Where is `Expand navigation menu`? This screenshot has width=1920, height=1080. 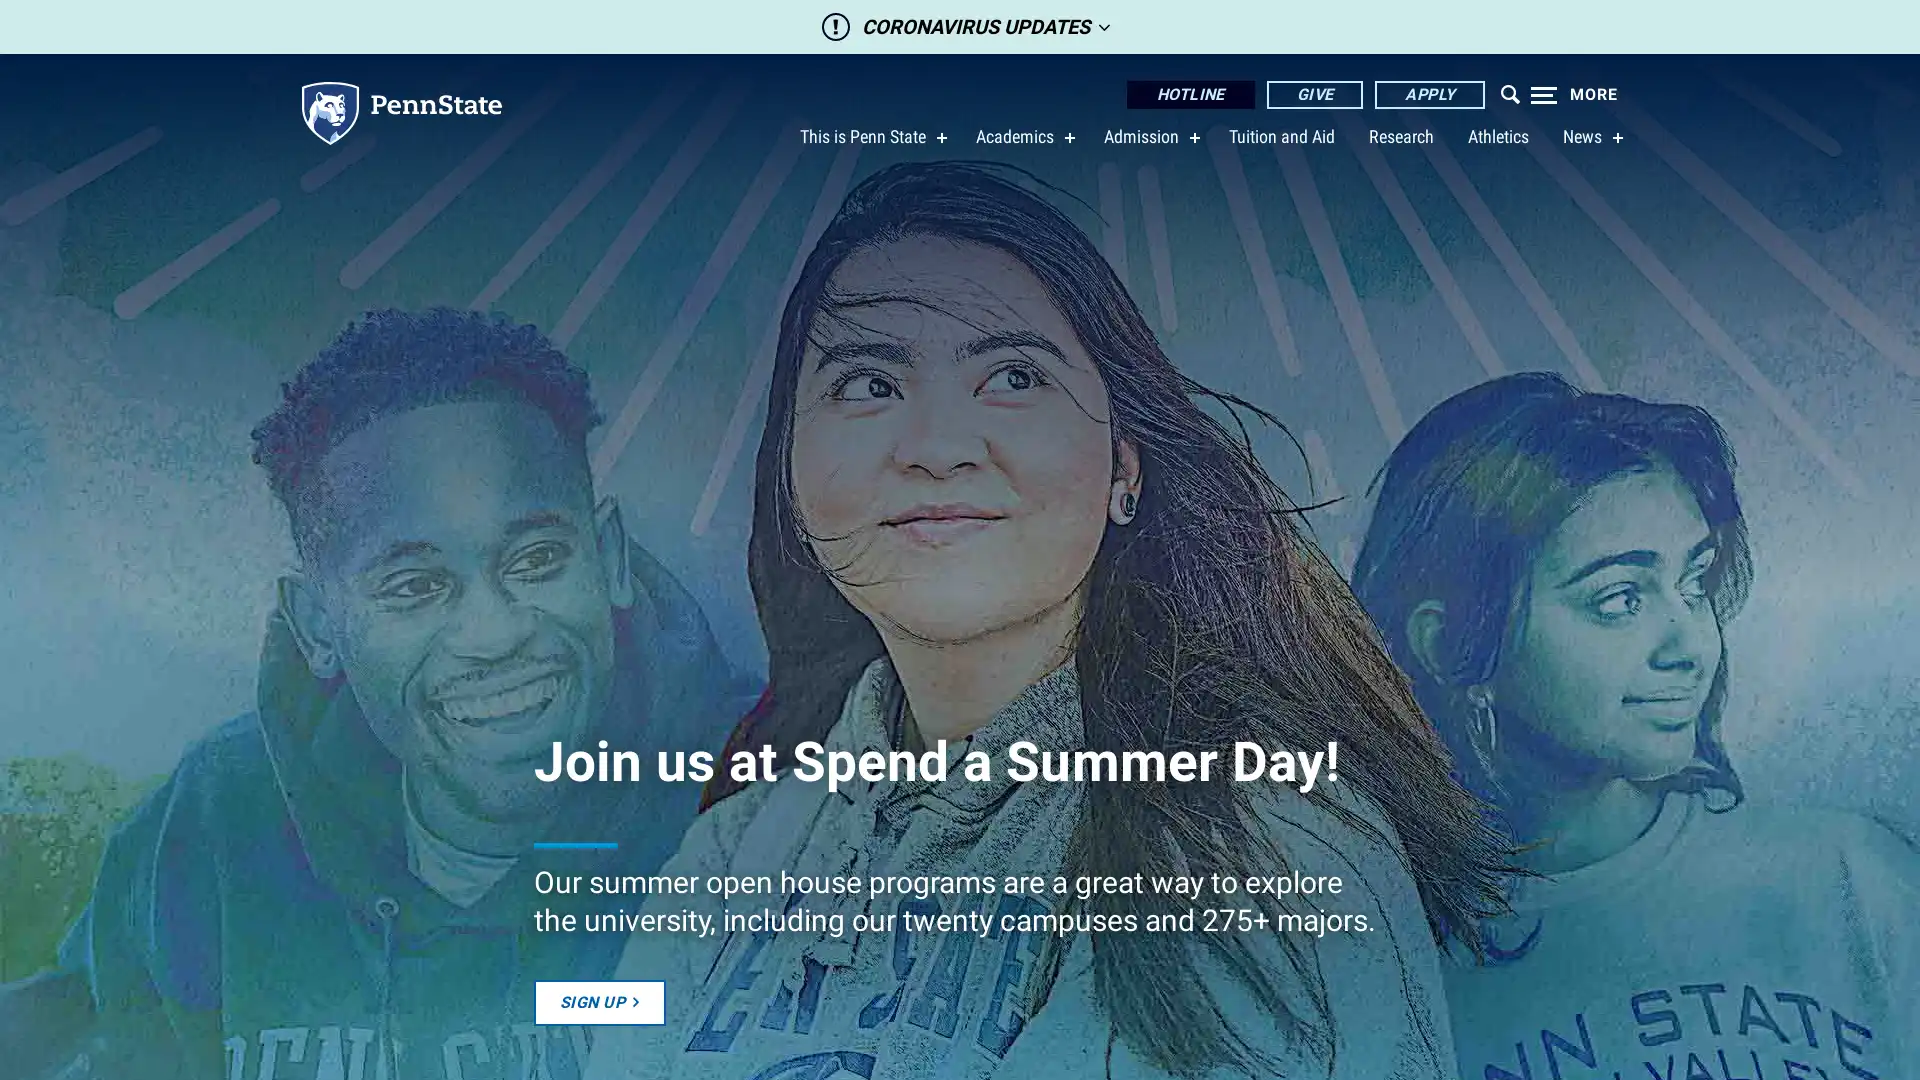 Expand navigation menu is located at coordinates (1573, 94).